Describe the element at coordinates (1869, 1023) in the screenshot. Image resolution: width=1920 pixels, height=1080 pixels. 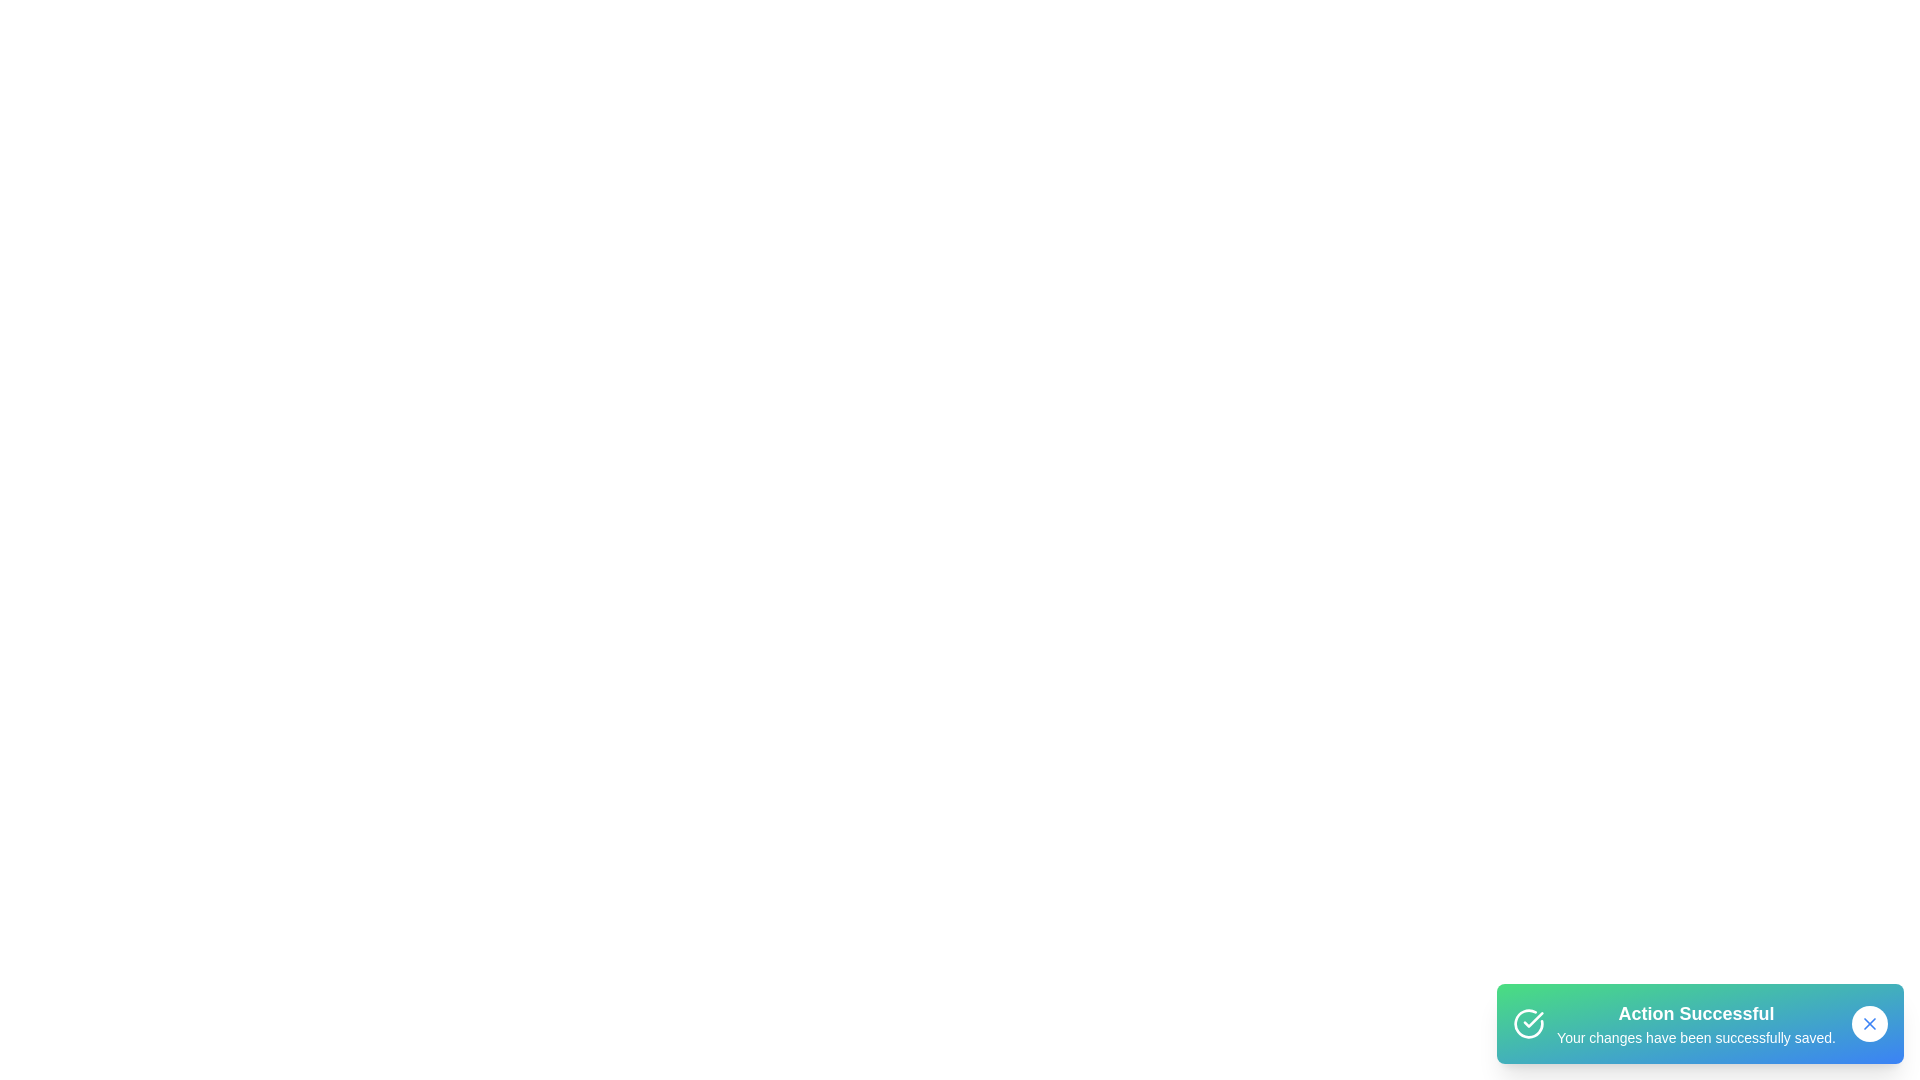
I see `the close button of the snackbar to dismiss it` at that location.